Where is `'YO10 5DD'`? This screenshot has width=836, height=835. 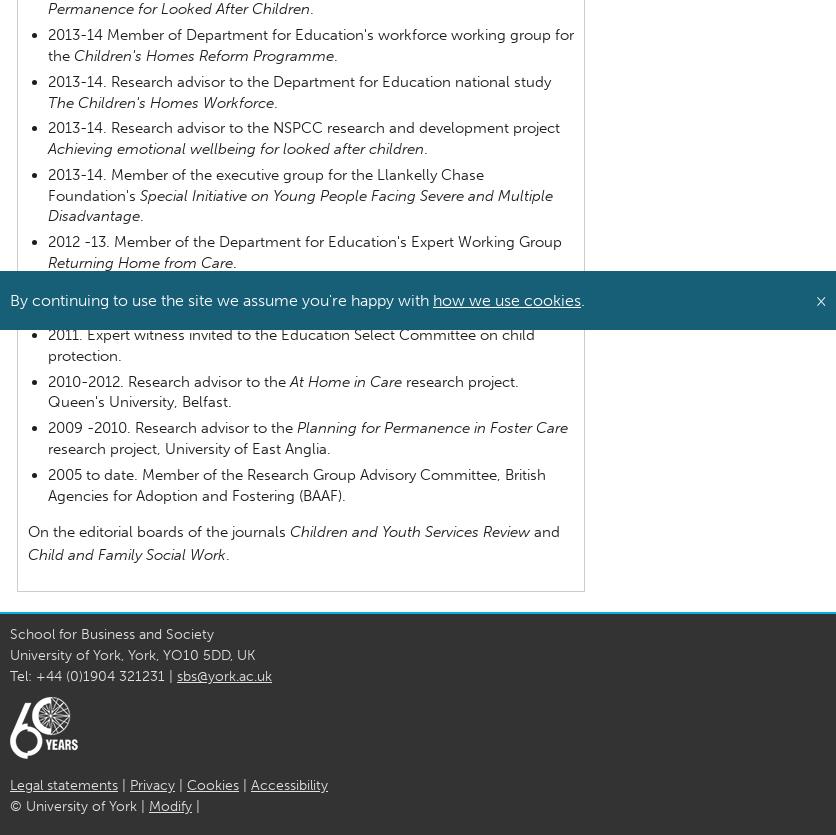 'YO10 5DD' is located at coordinates (195, 654).